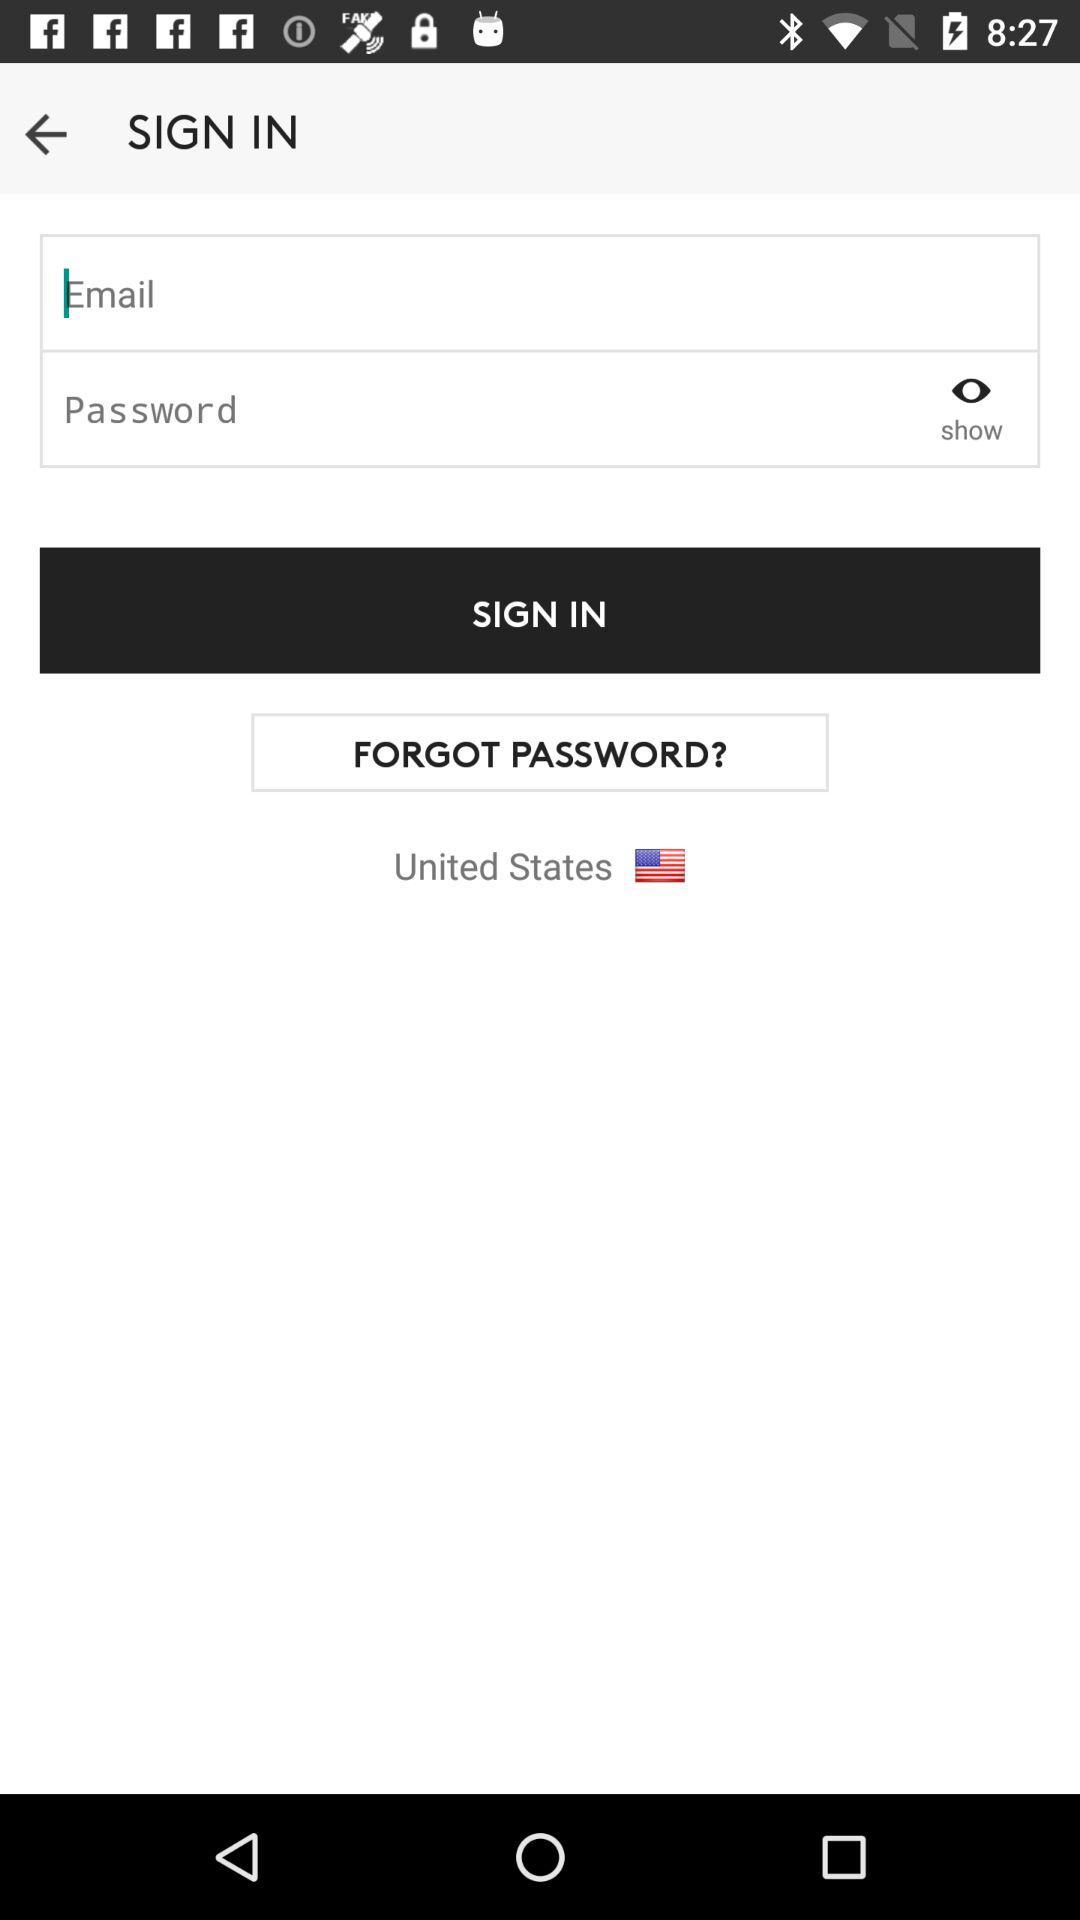 The height and width of the screenshot is (1920, 1080). What do you see at coordinates (540, 609) in the screenshot?
I see `the text above forgot passwords` at bounding box center [540, 609].